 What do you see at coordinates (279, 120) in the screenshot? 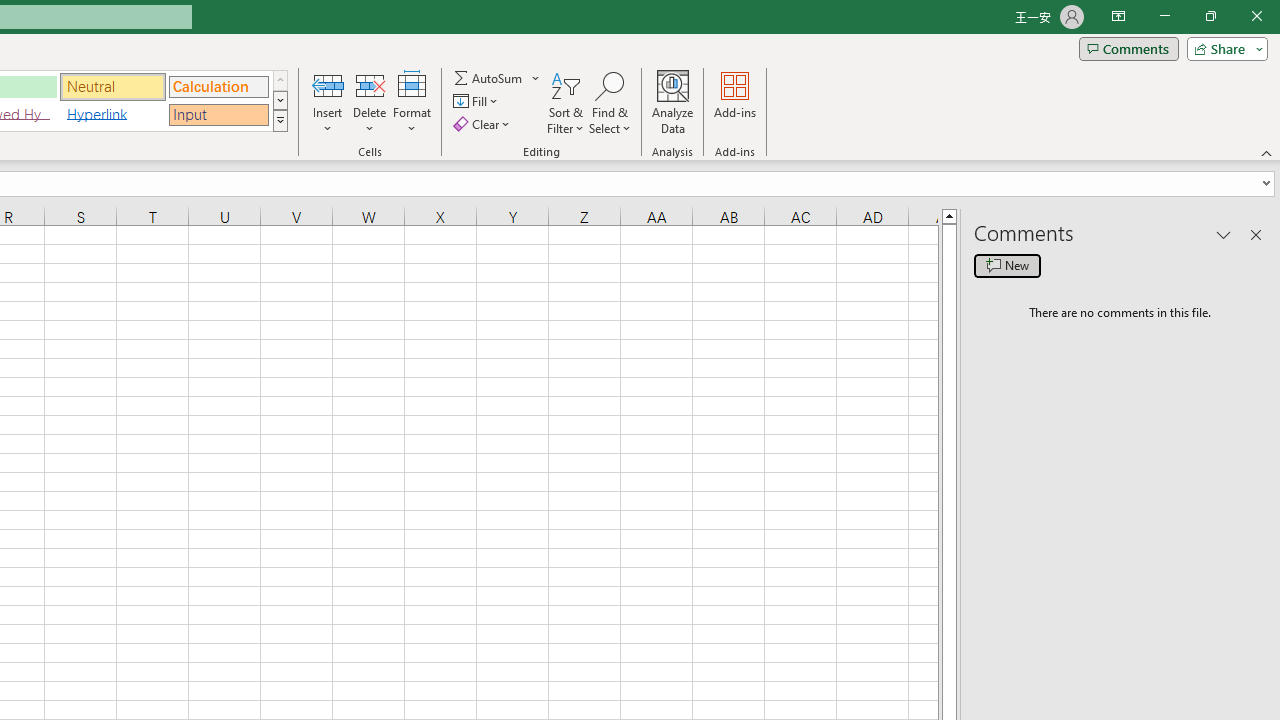
I see `'Class: NetUIImage'` at bounding box center [279, 120].